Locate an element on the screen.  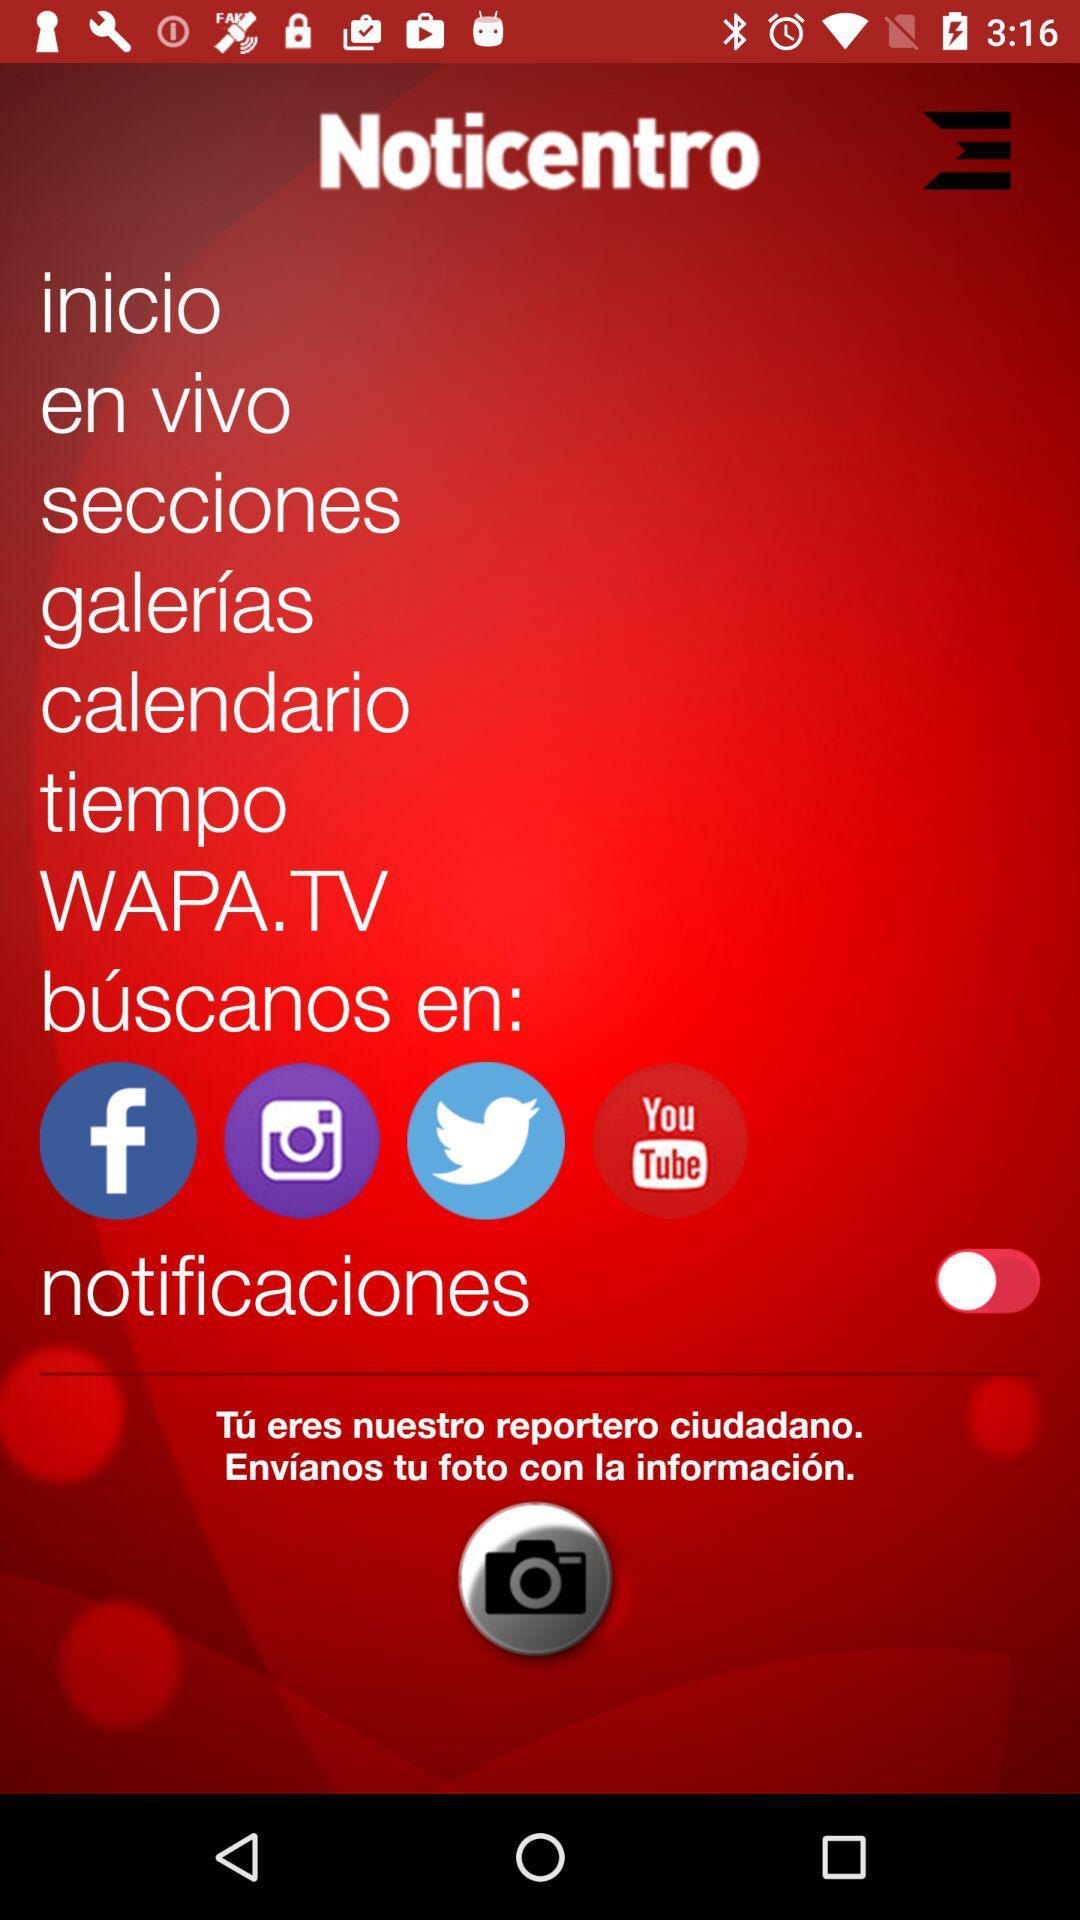
the photo icon is located at coordinates (302, 1140).